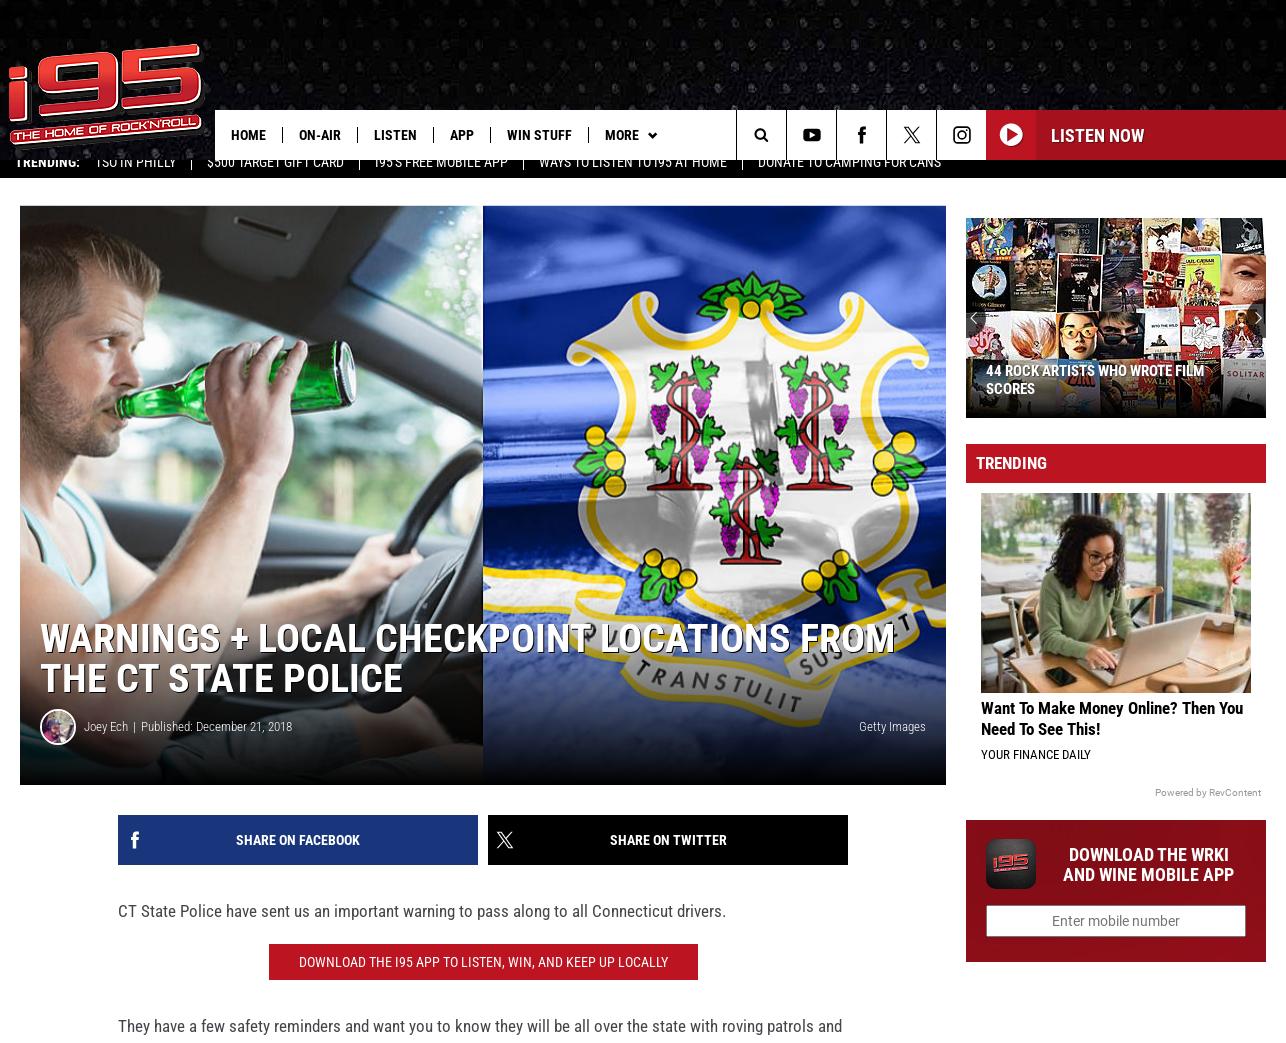 This screenshot has height=1043, width=1286. What do you see at coordinates (372, 134) in the screenshot?
I see `'Listen'` at bounding box center [372, 134].